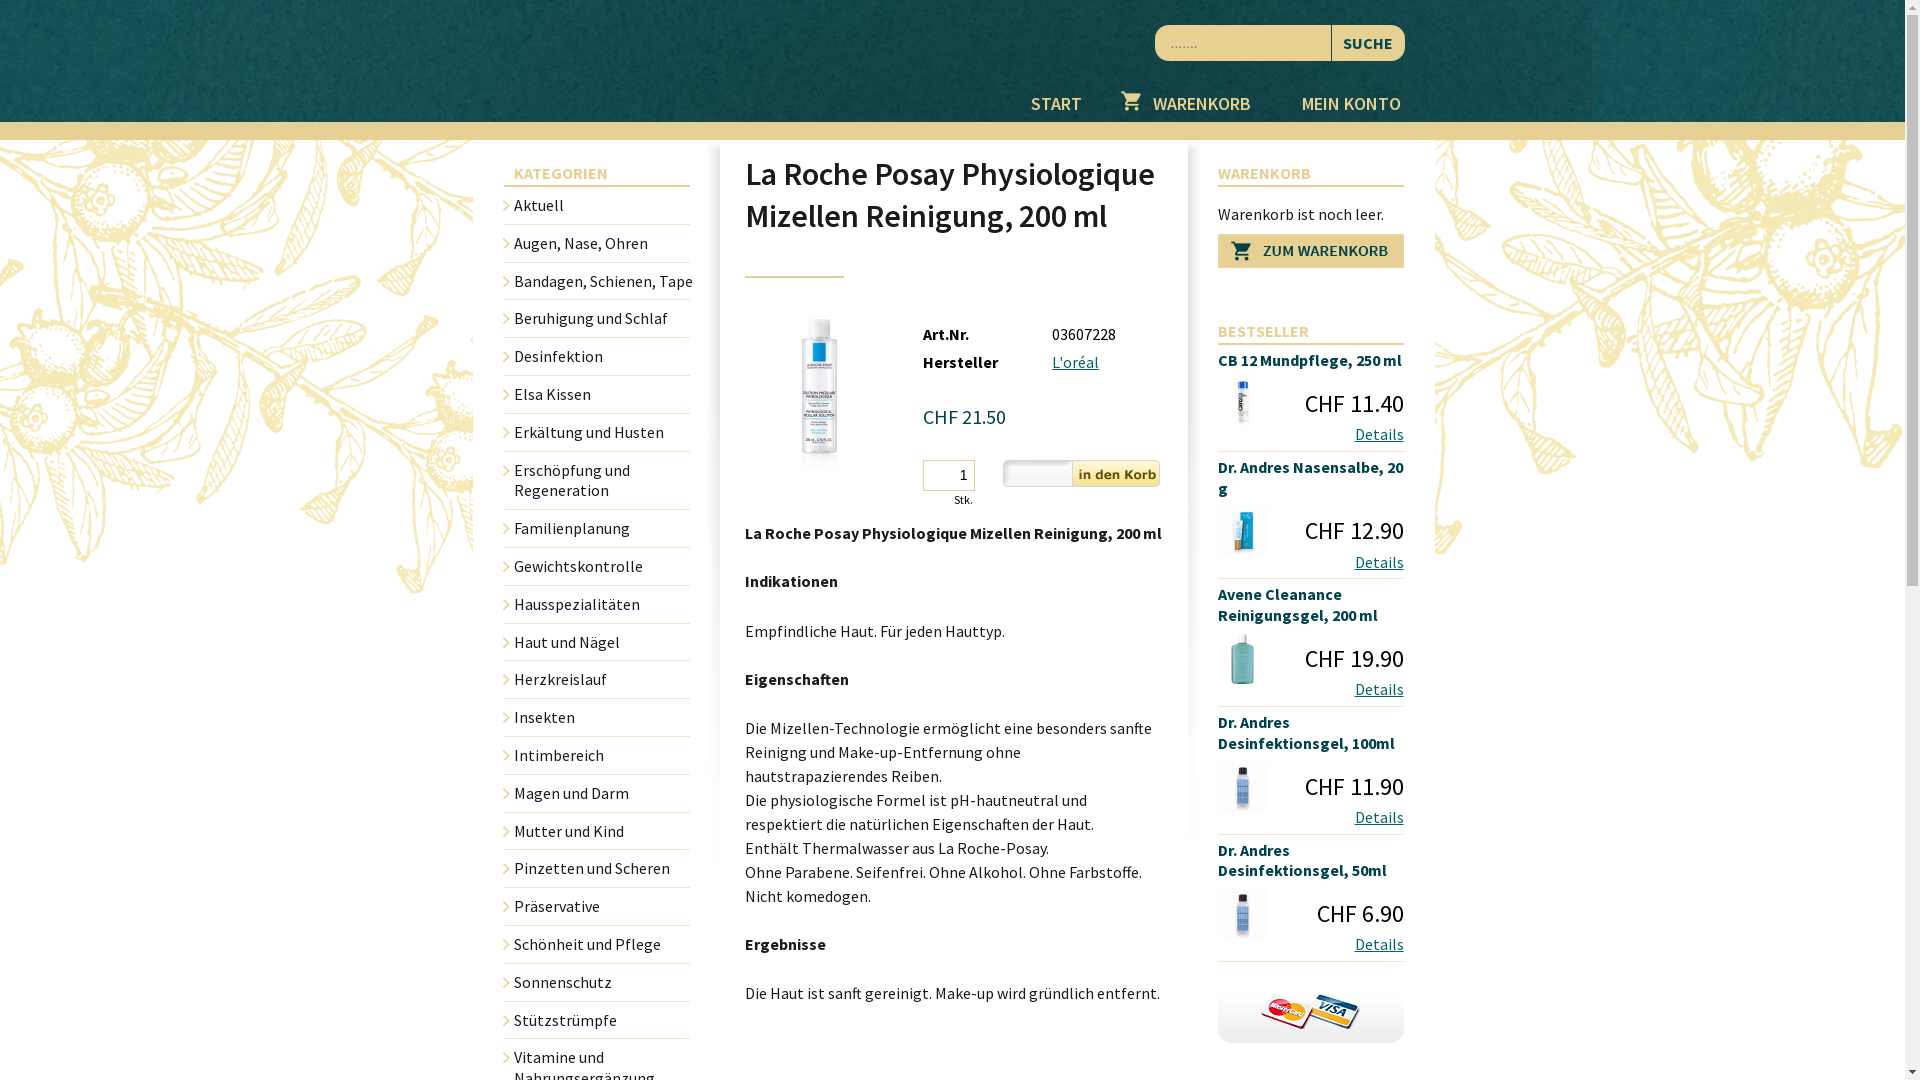 The image size is (1920, 1080). I want to click on 'Avene Cleanance Reinigungsgel, 200 ml', so click(1310, 604).